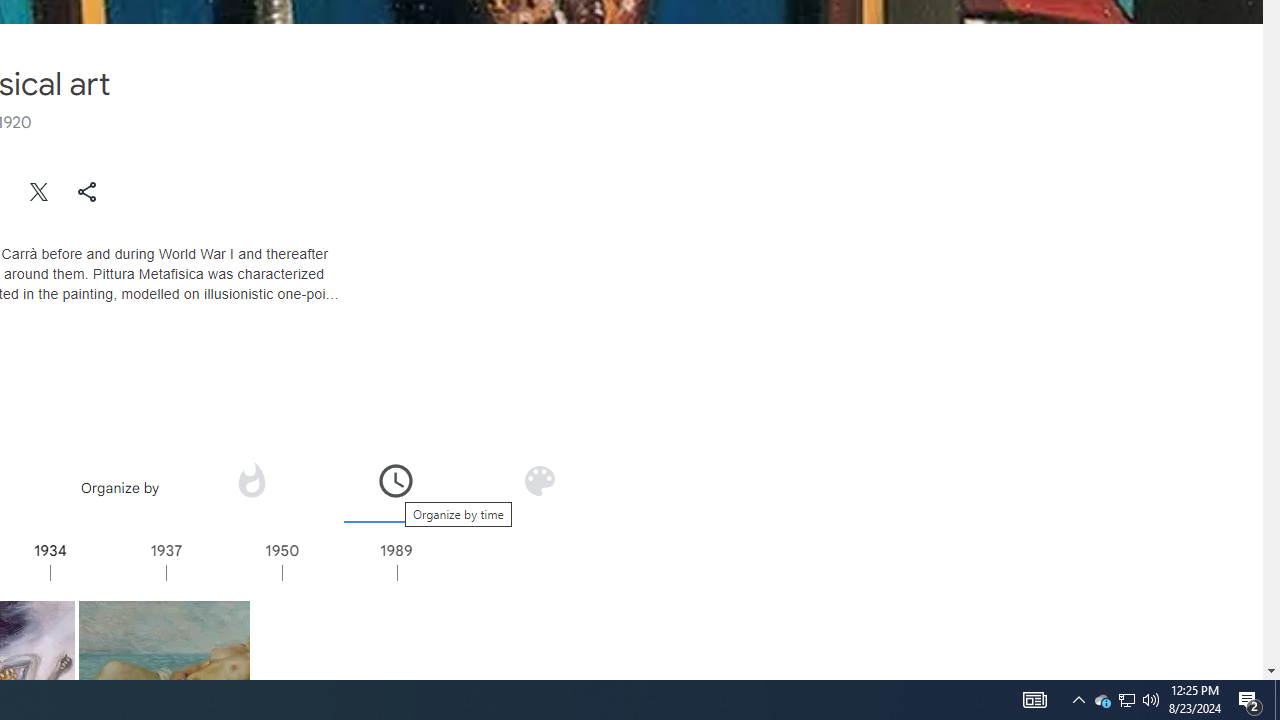 This screenshot has width=1280, height=720. Describe the element at coordinates (249, 480) in the screenshot. I see `'Organize by popularity'` at that location.